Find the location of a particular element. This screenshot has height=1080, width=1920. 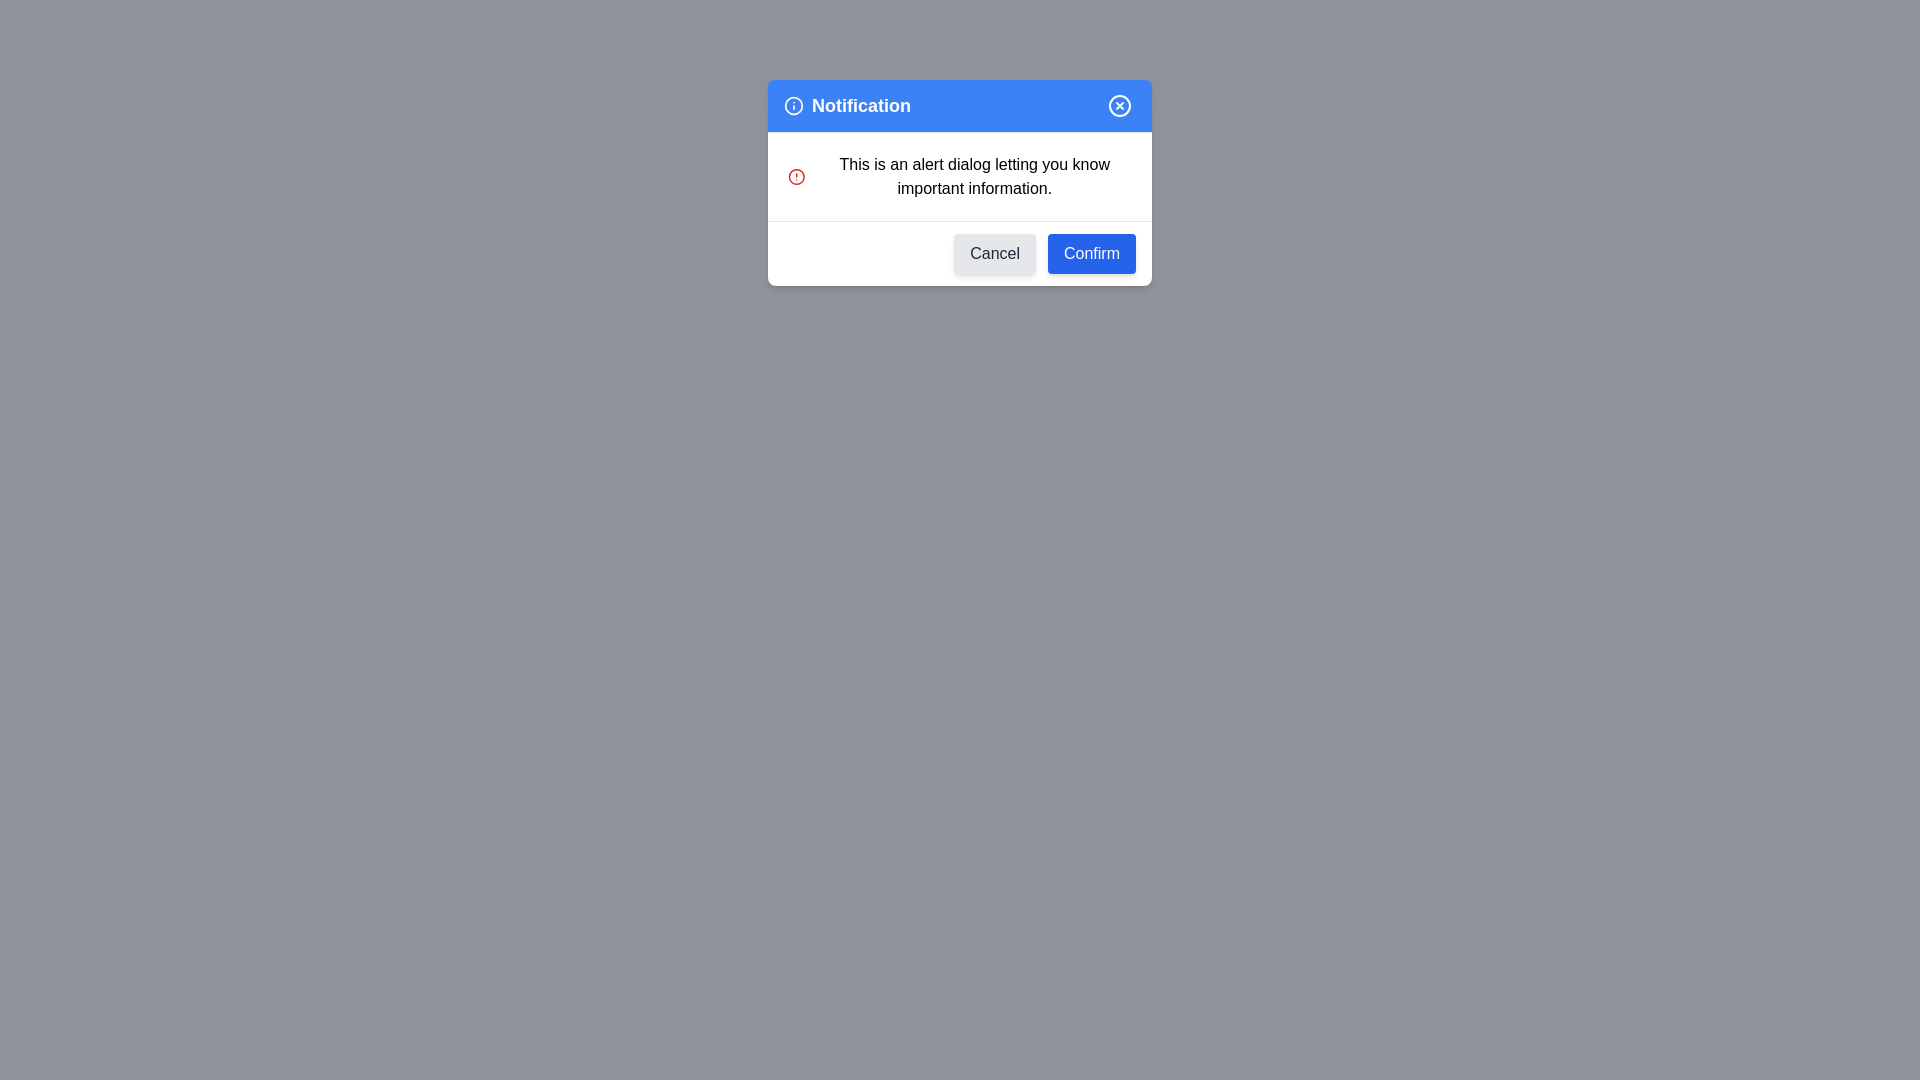

the close button located at the top-right corner of the blue header bar labeled 'Notification' is located at coordinates (1118, 105).